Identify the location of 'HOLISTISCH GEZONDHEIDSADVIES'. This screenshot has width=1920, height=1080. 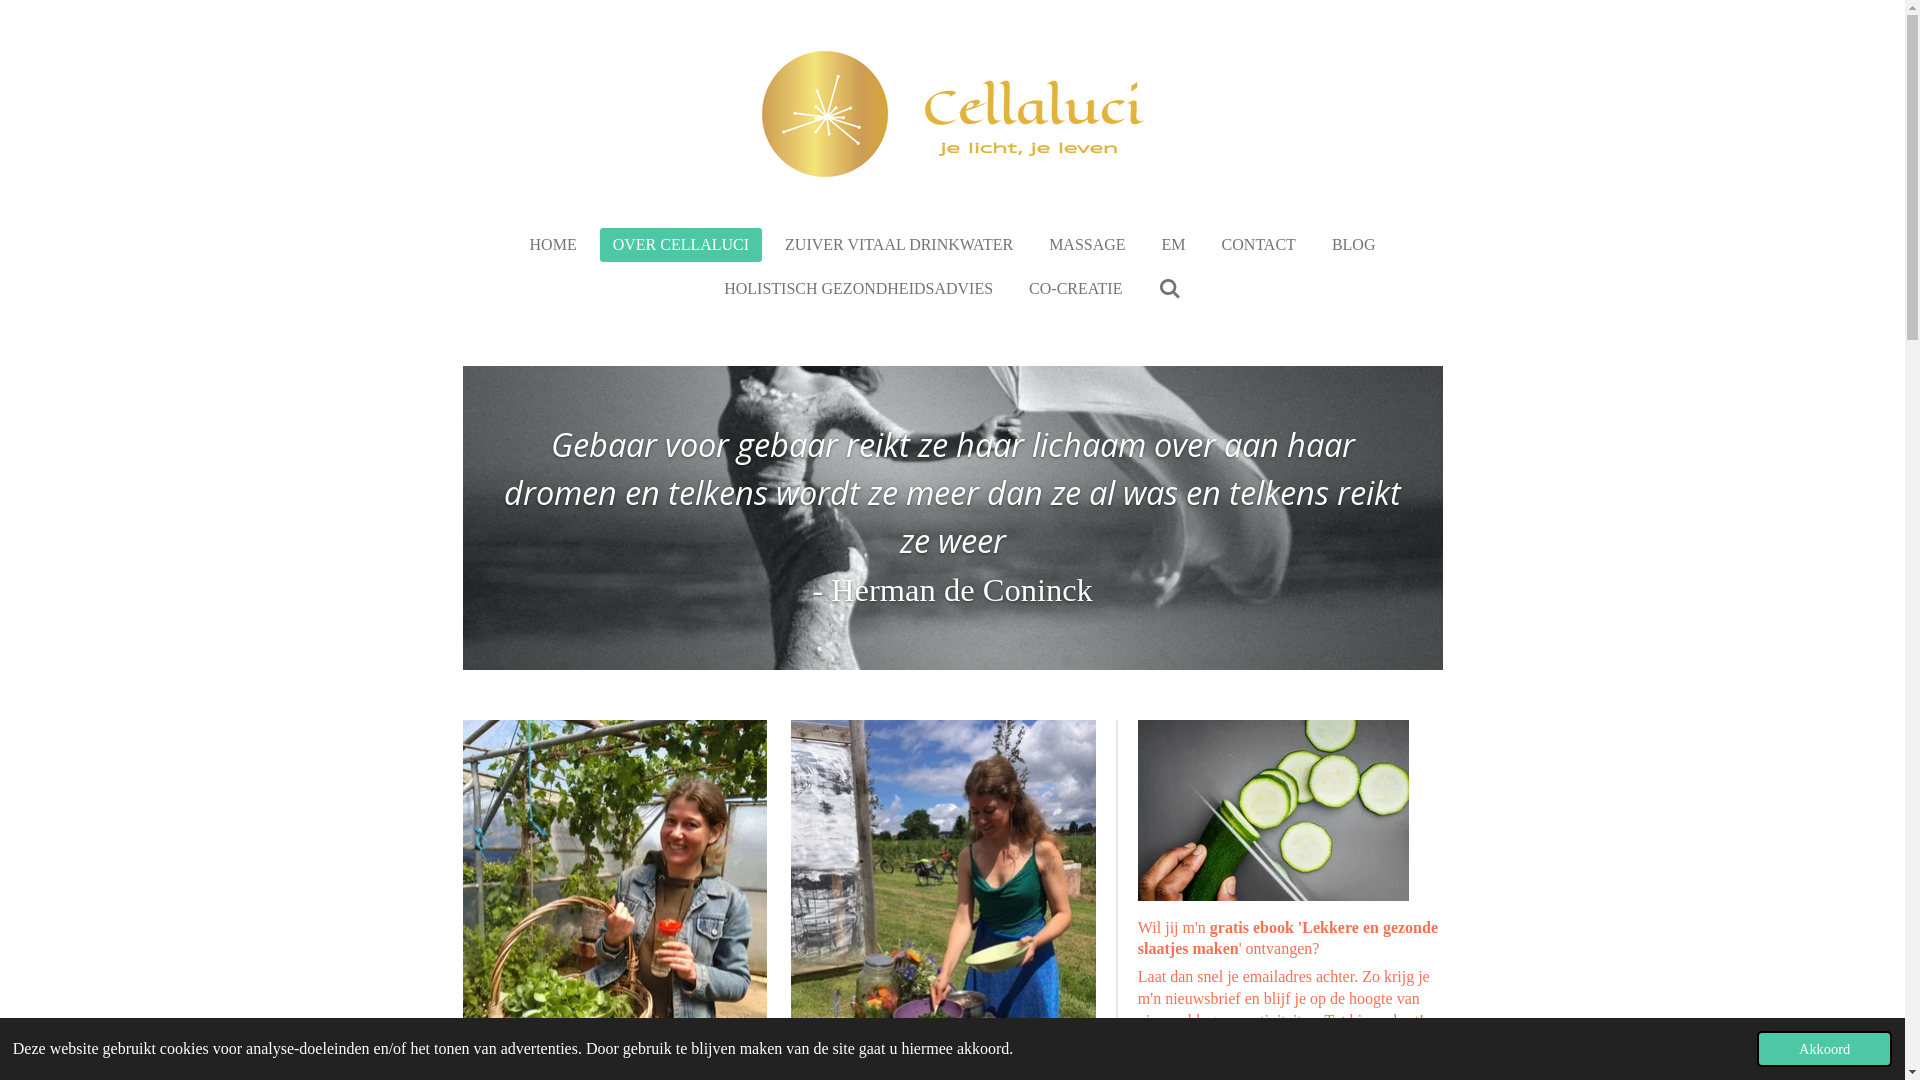
(858, 289).